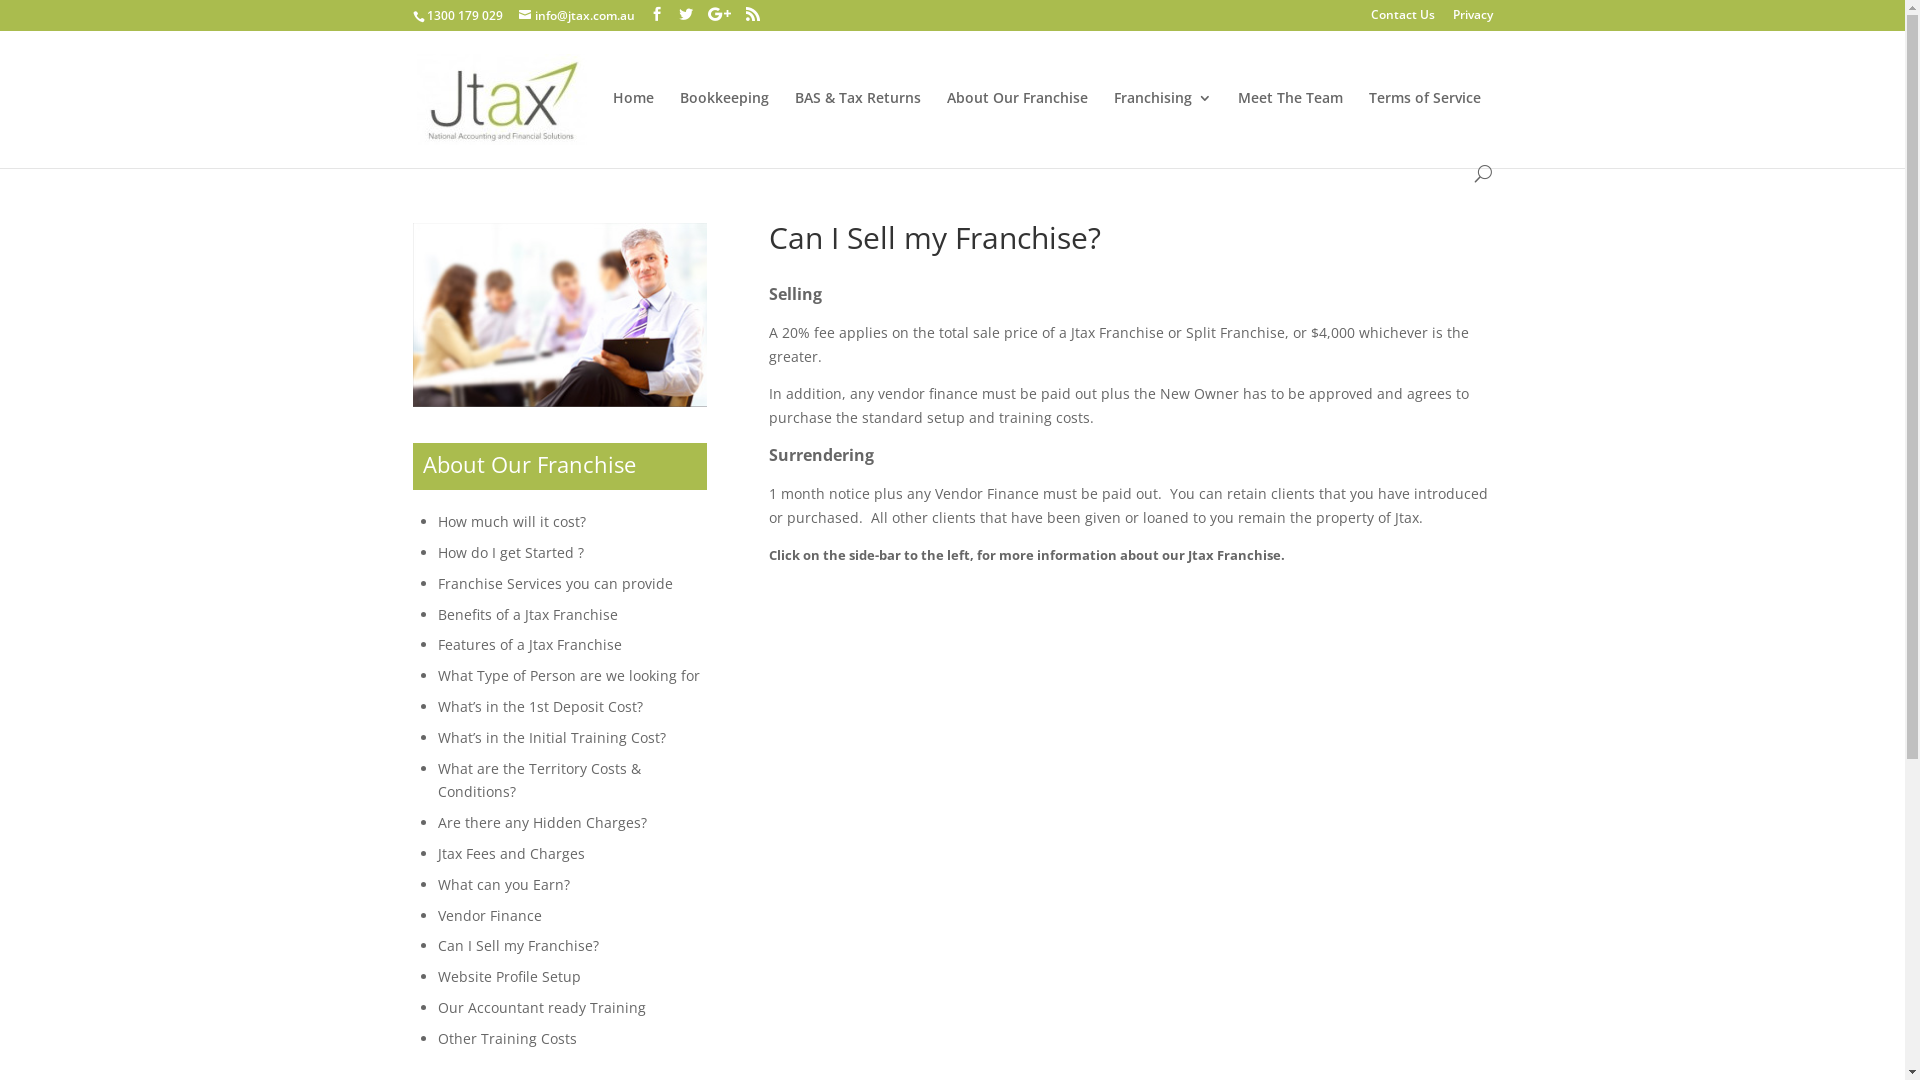 This screenshot has width=1920, height=1080. What do you see at coordinates (529, 644) in the screenshot?
I see `'Features of a Jtax Franchise'` at bounding box center [529, 644].